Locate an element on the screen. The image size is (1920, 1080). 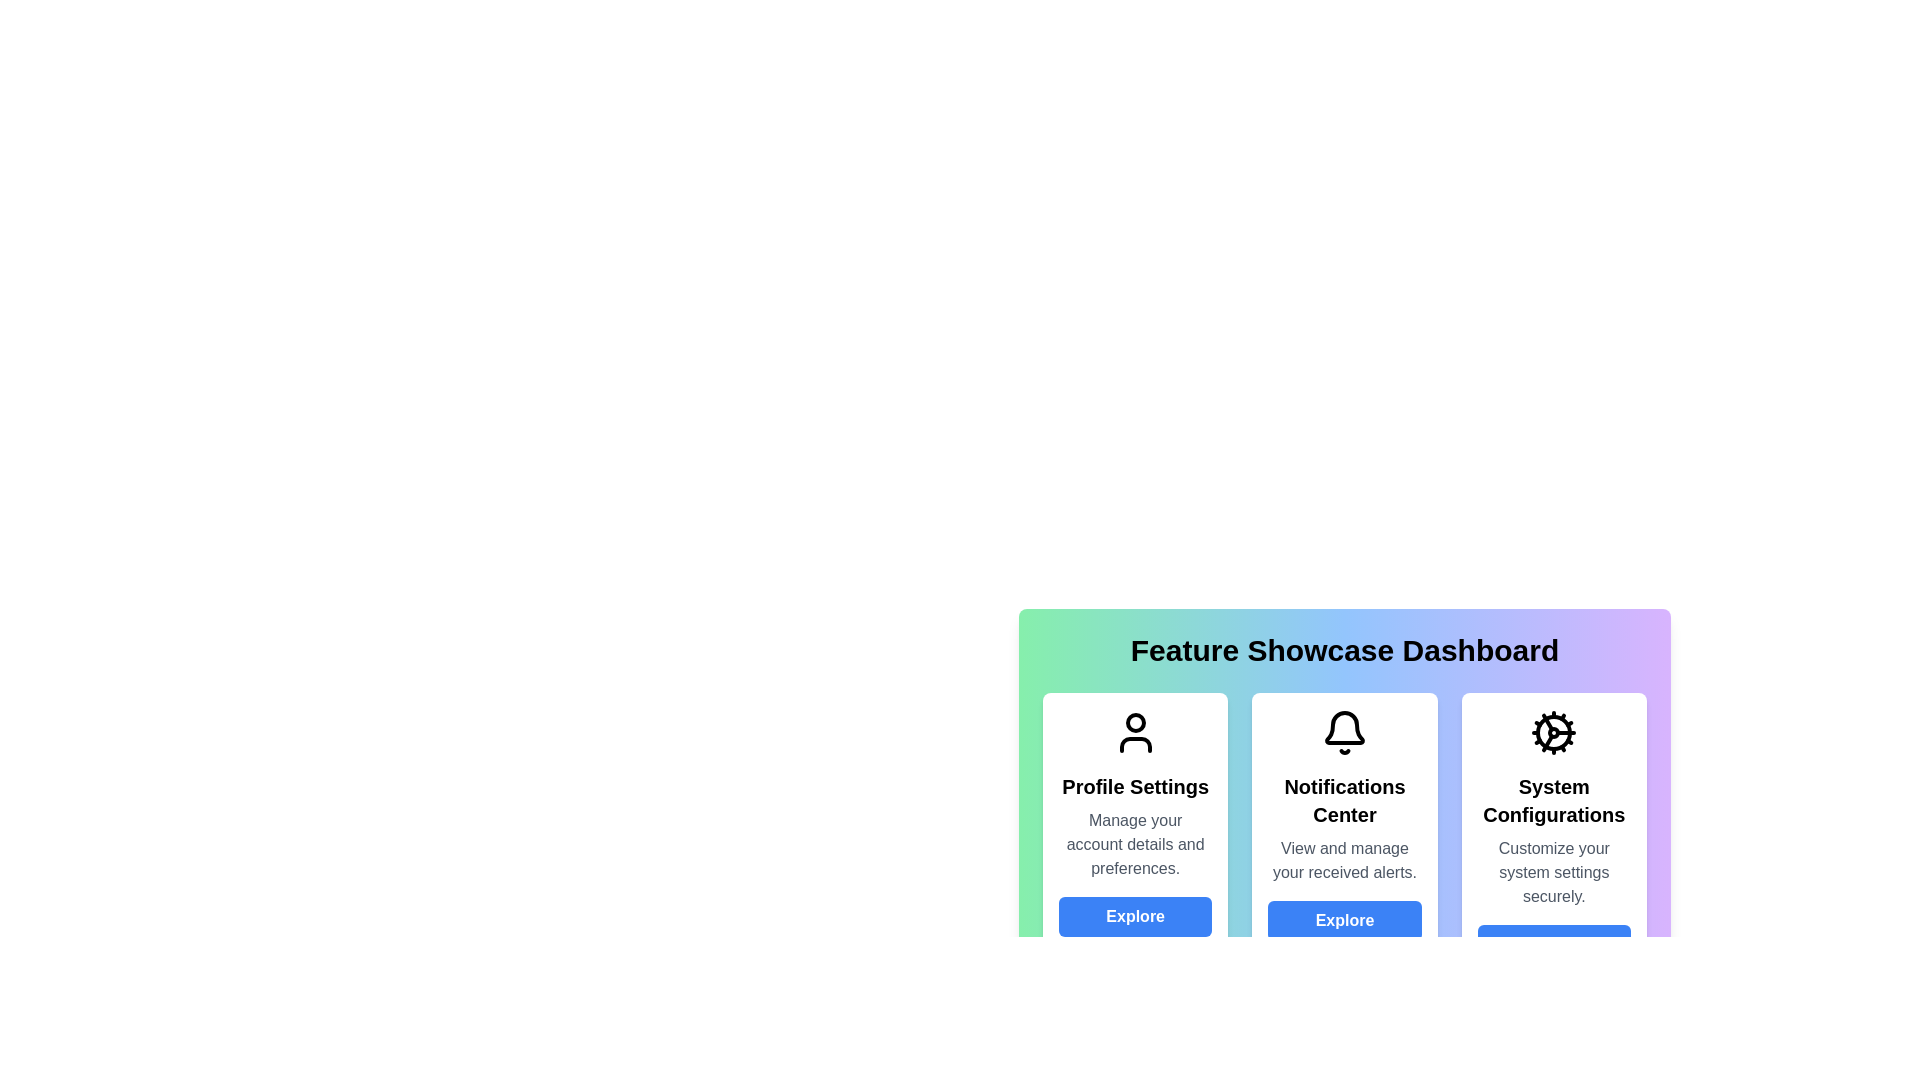
the bell icon located in the center card of the feature showcase dashboard, which is directly below the 'Notifications Center' label is located at coordinates (1344, 732).